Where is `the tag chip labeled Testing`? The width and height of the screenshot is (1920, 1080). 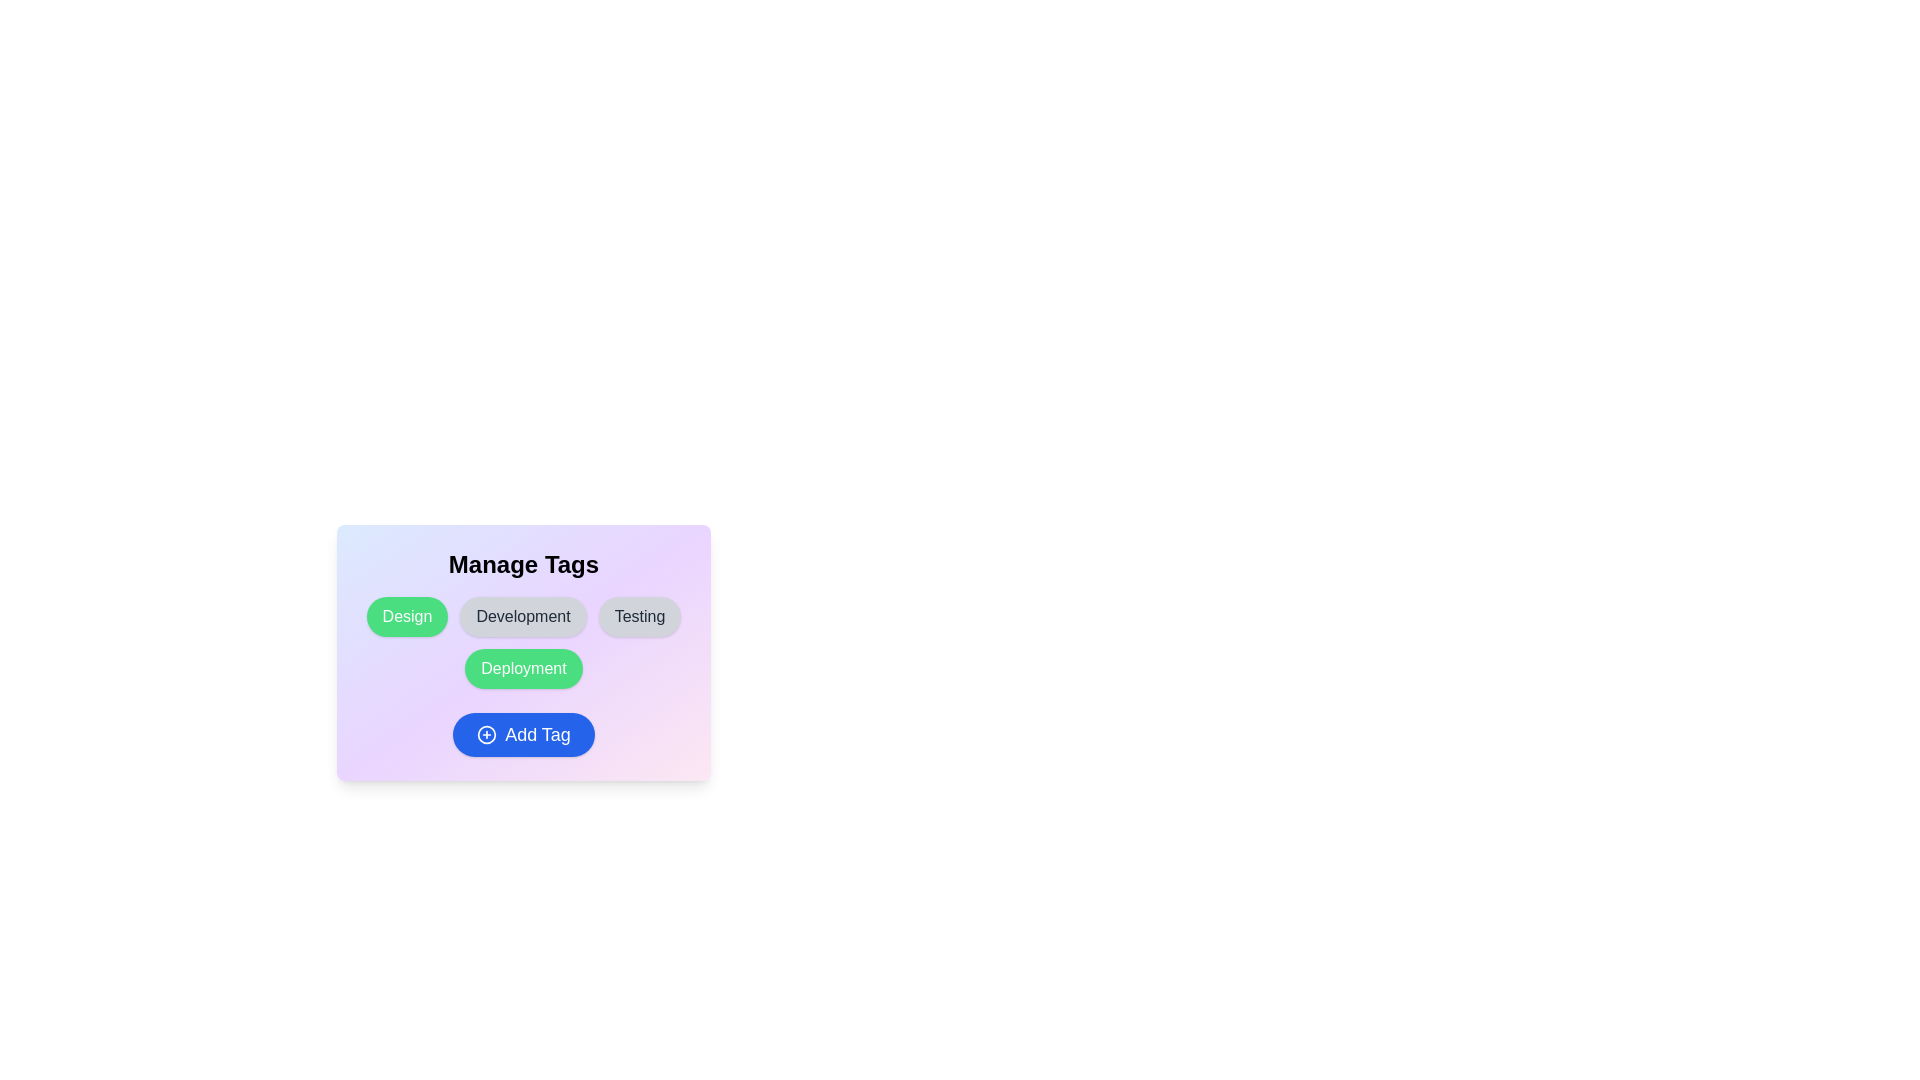 the tag chip labeled Testing is located at coordinates (640, 616).